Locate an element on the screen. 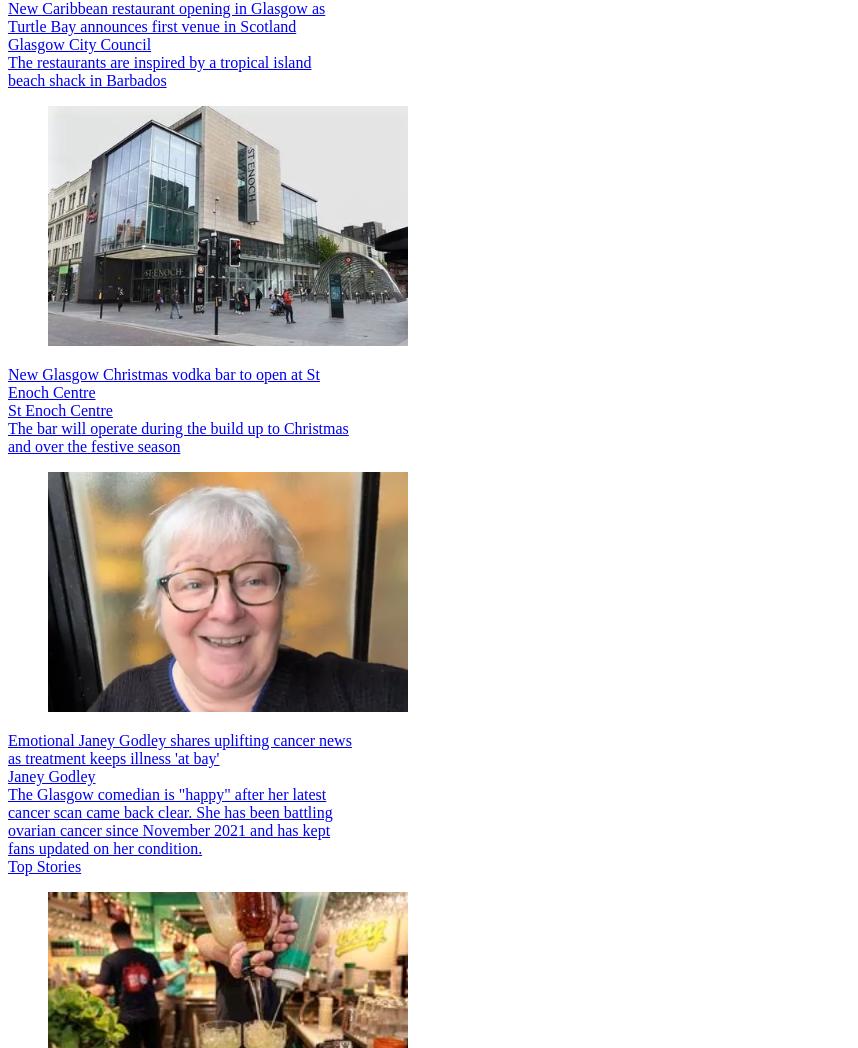  'Top Stories' is located at coordinates (43, 865).